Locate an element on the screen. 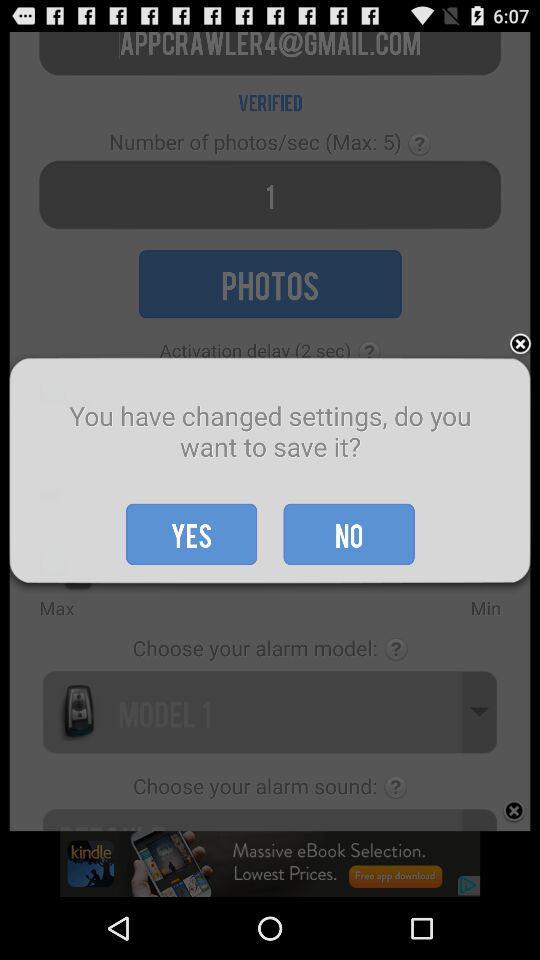  tab is located at coordinates (520, 345).